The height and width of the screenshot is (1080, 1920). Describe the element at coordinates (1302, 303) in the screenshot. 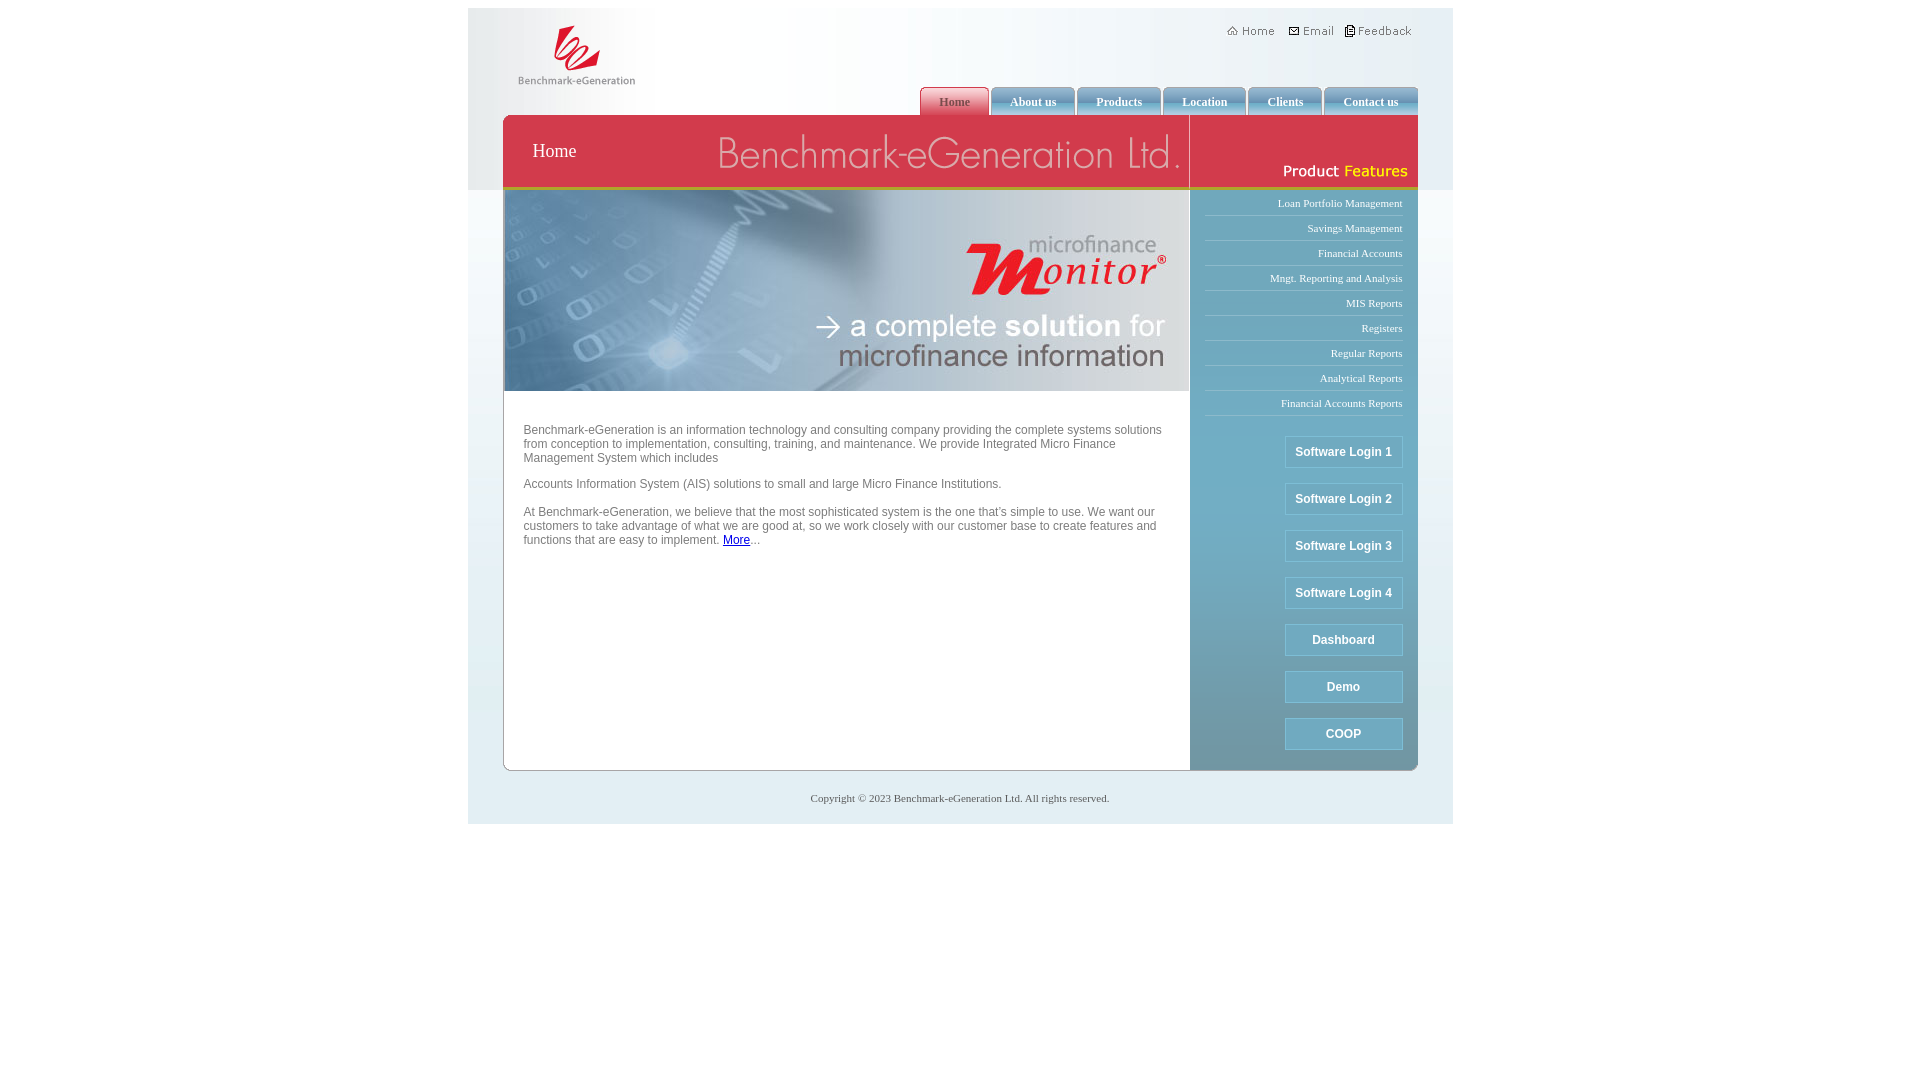

I see `'MIS Reports'` at that location.